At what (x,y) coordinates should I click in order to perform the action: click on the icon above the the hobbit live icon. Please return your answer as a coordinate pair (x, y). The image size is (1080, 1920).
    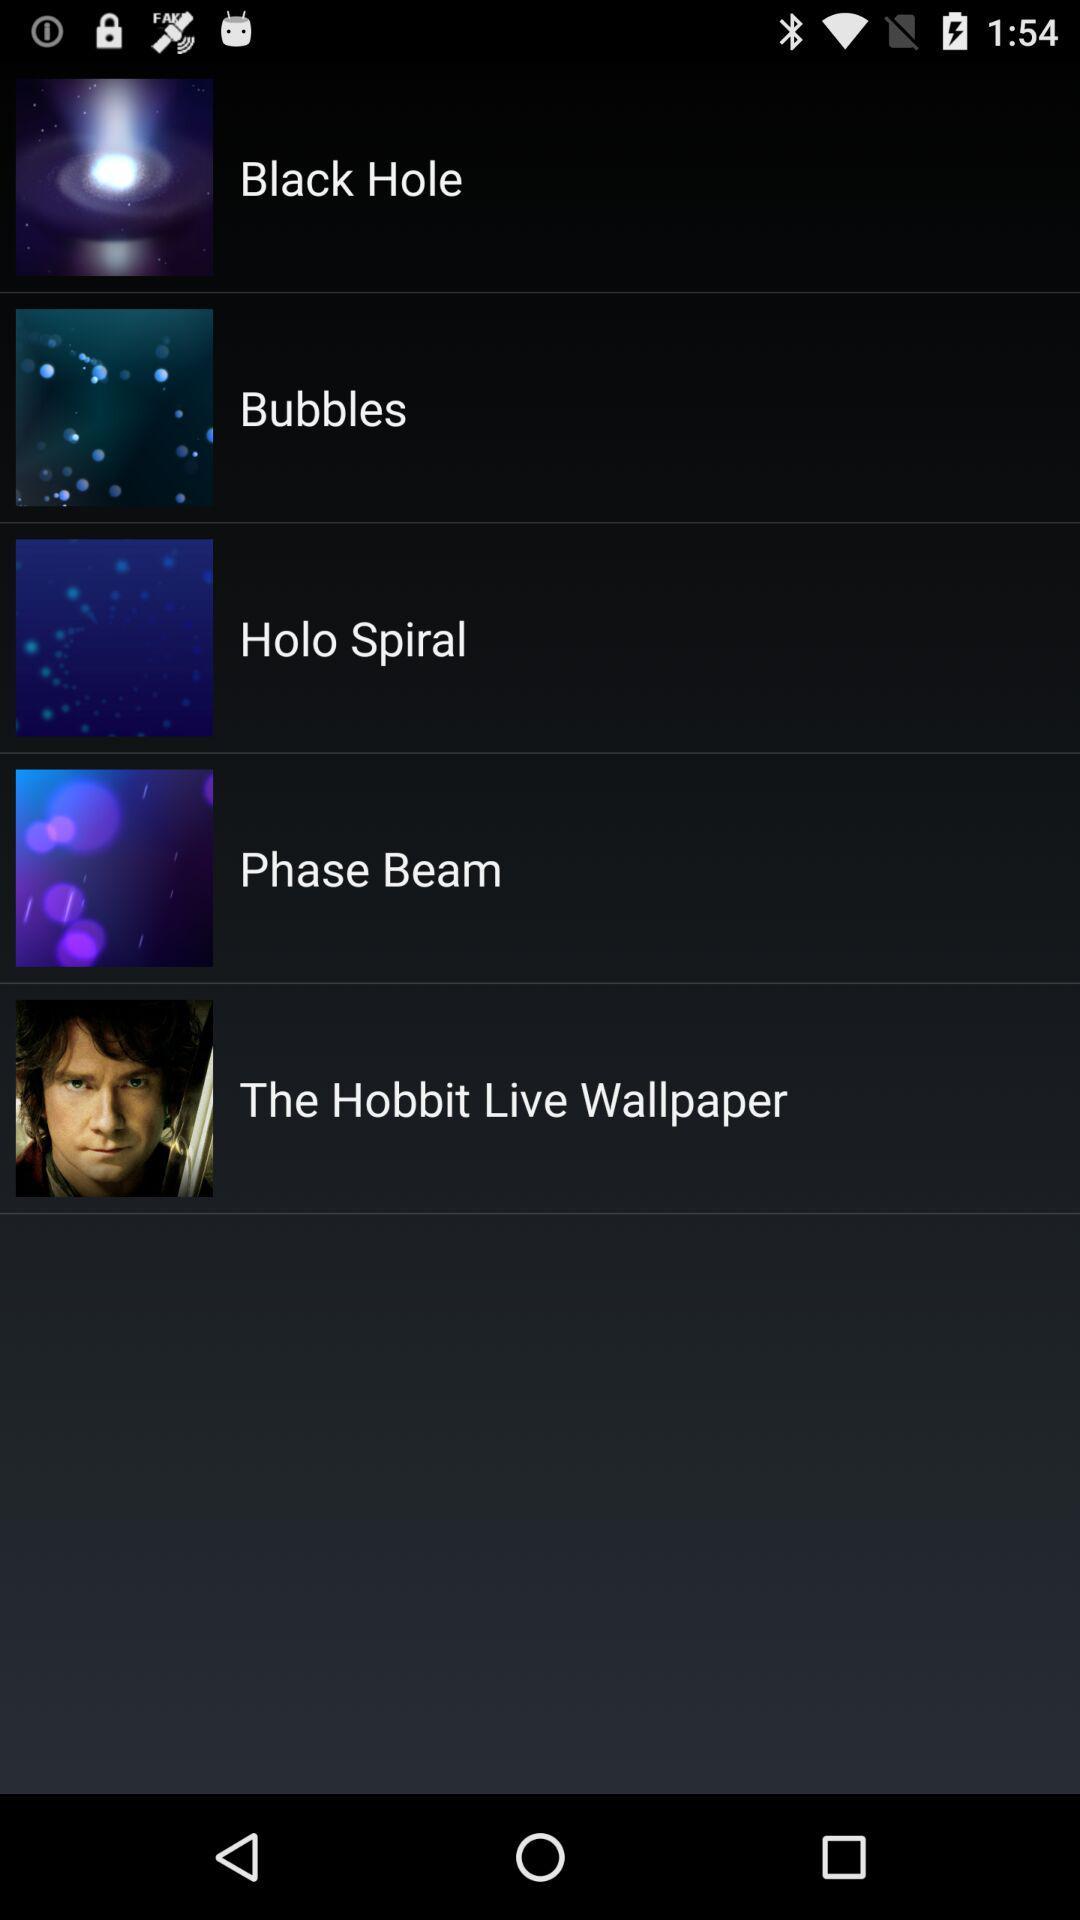
    Looking at the image, I should click on (370, 868).